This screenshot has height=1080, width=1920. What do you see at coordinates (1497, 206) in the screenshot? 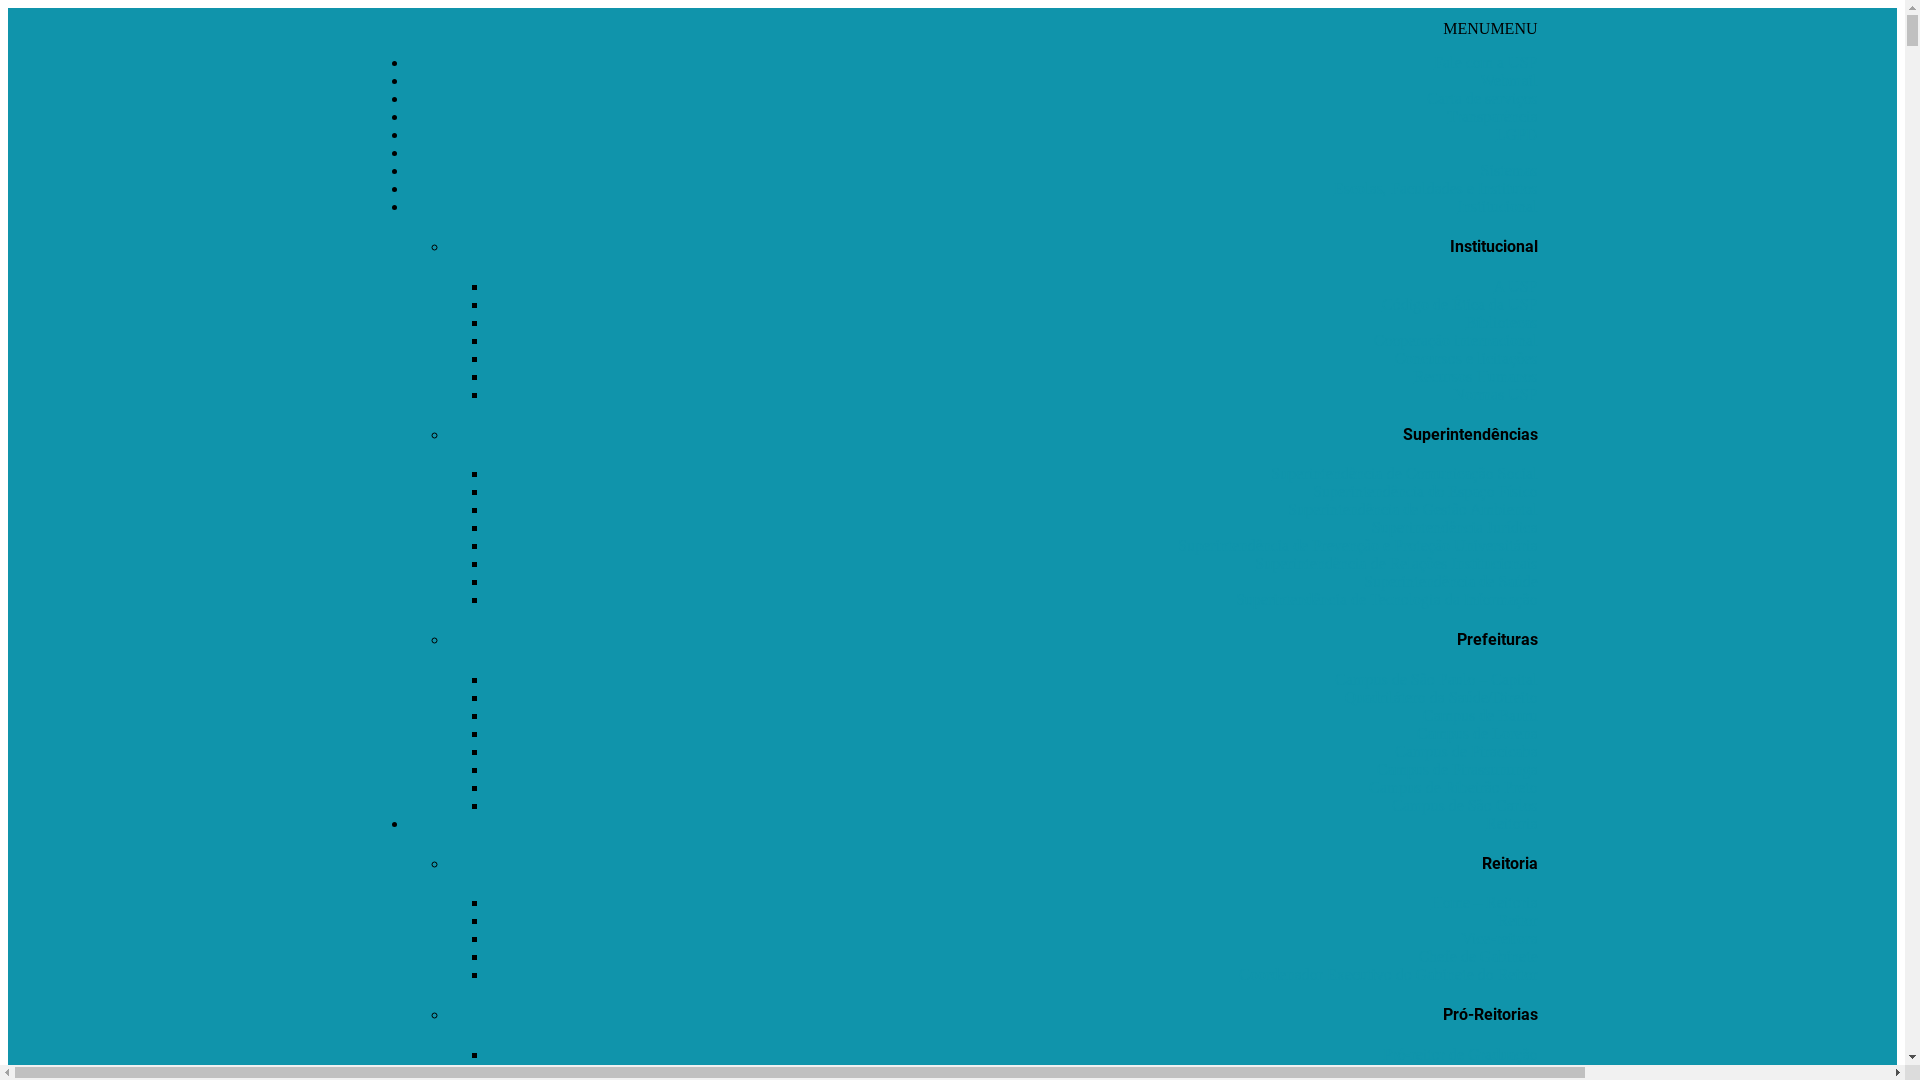
I see `'Institucional'` at bounding box center [1497, 206].